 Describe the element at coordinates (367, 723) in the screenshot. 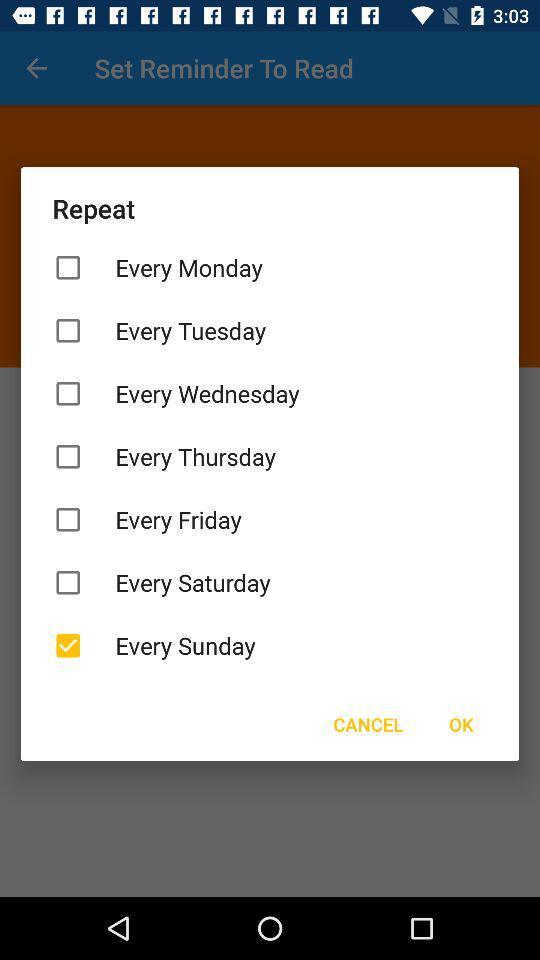

I see `the icon to the left of the ok icon` at that location.